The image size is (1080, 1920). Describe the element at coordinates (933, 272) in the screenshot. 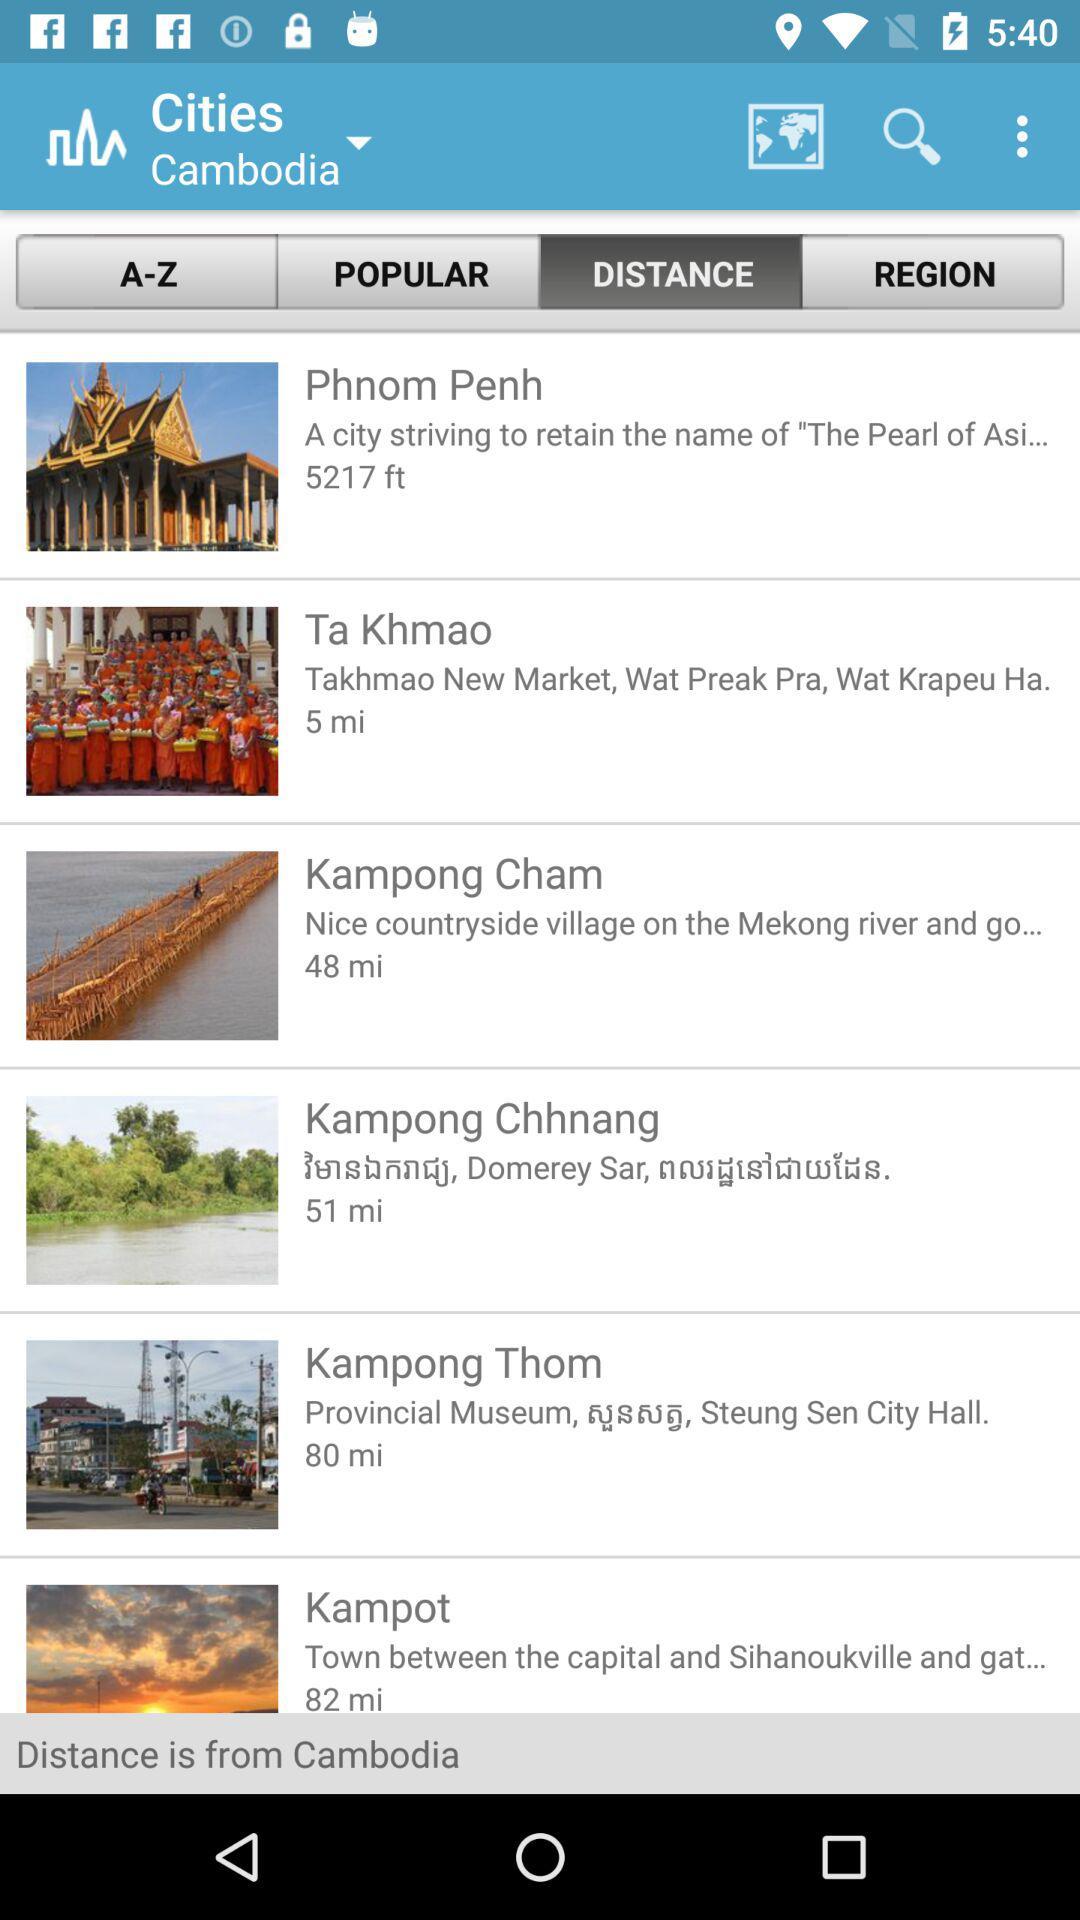

I see `the region icon` at that location.